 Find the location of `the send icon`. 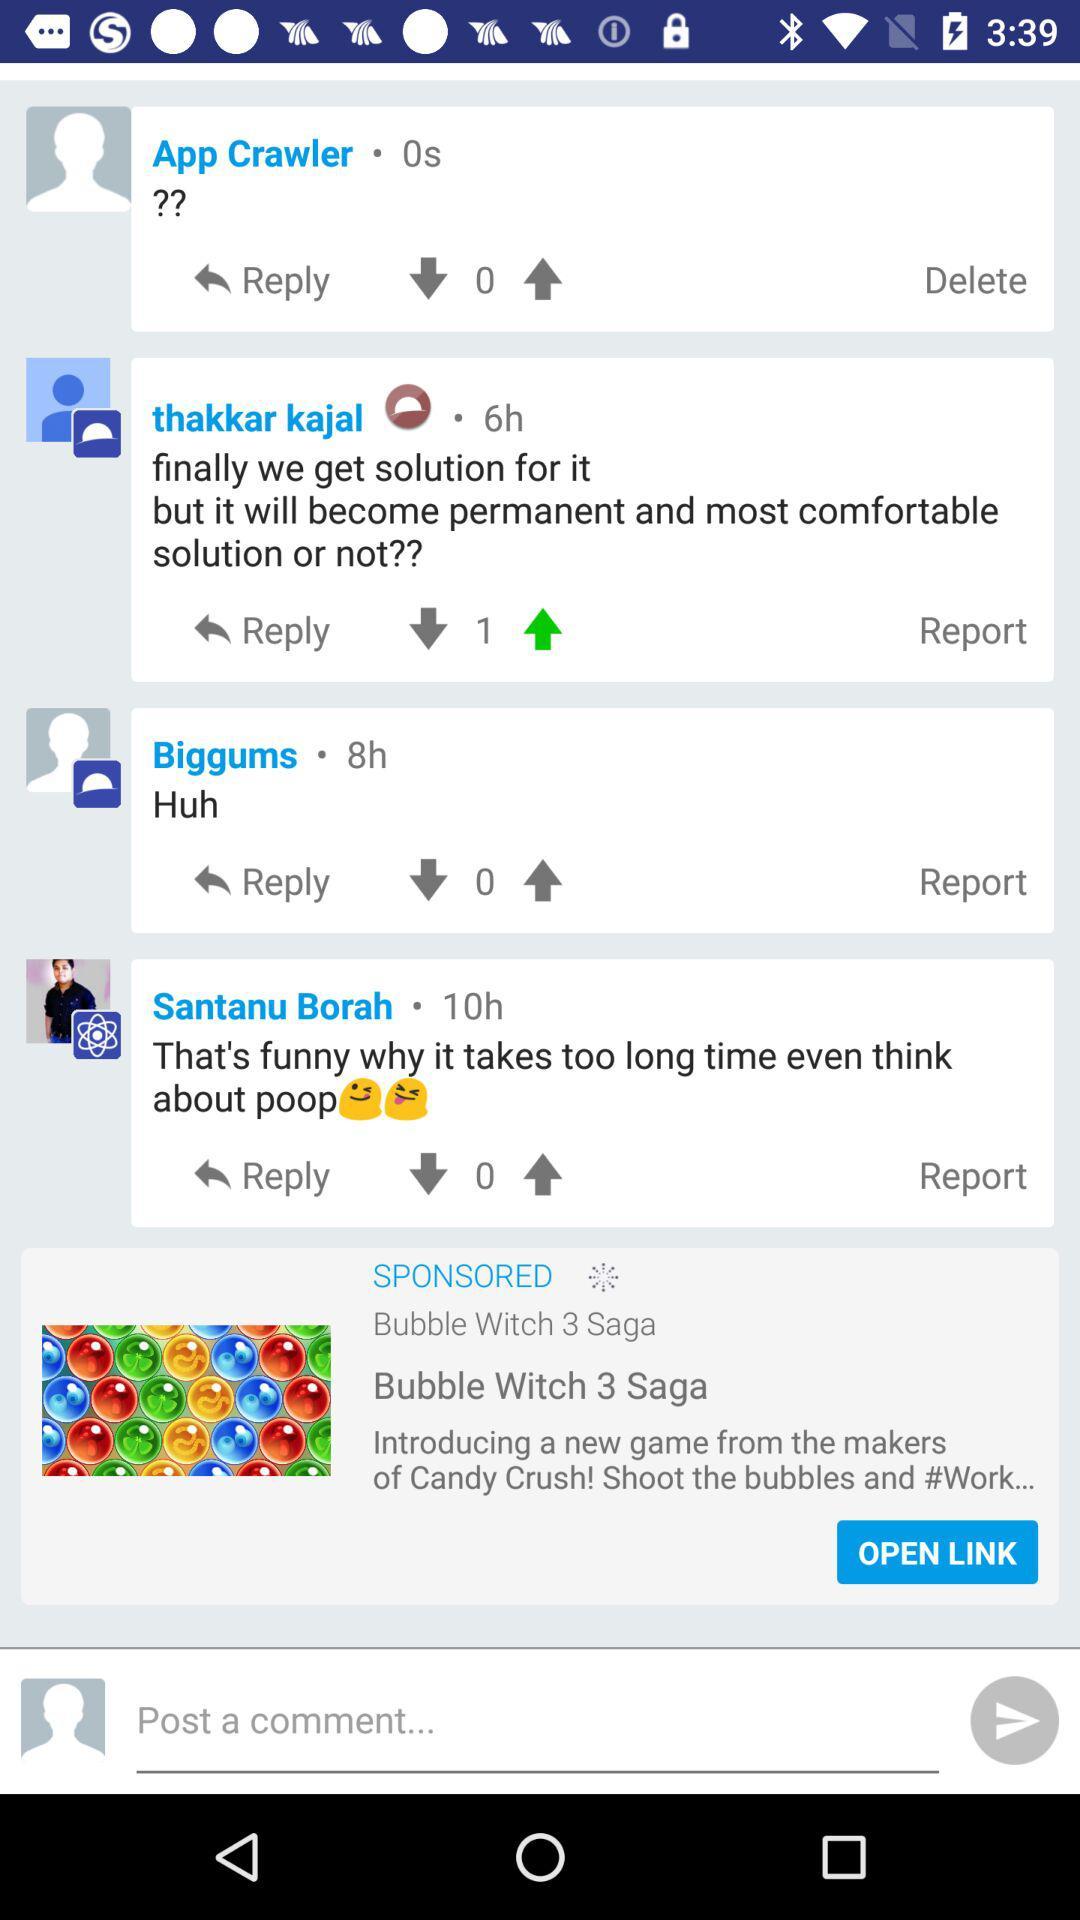

the send icon is located at coordinates (1014, 1719).